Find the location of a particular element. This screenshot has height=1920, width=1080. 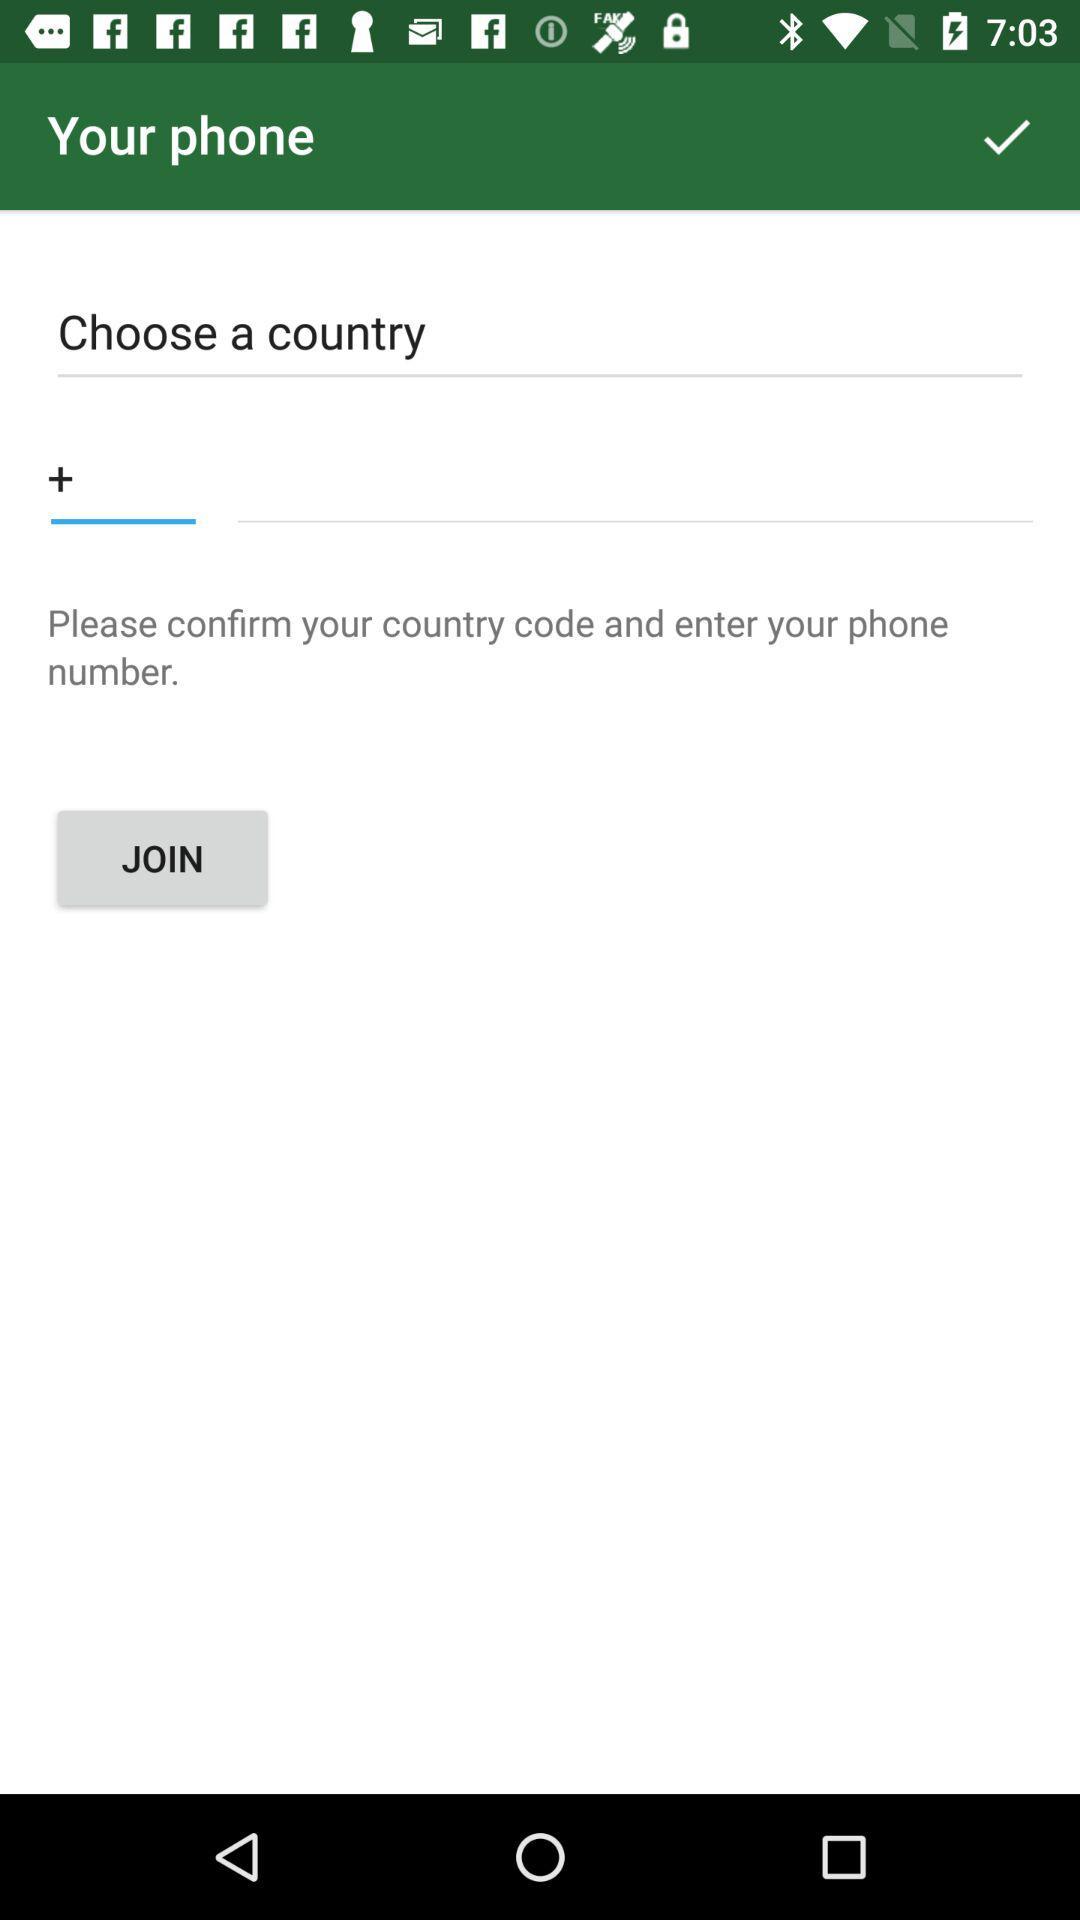

the icon on the left is located at coordinates (161, 858).